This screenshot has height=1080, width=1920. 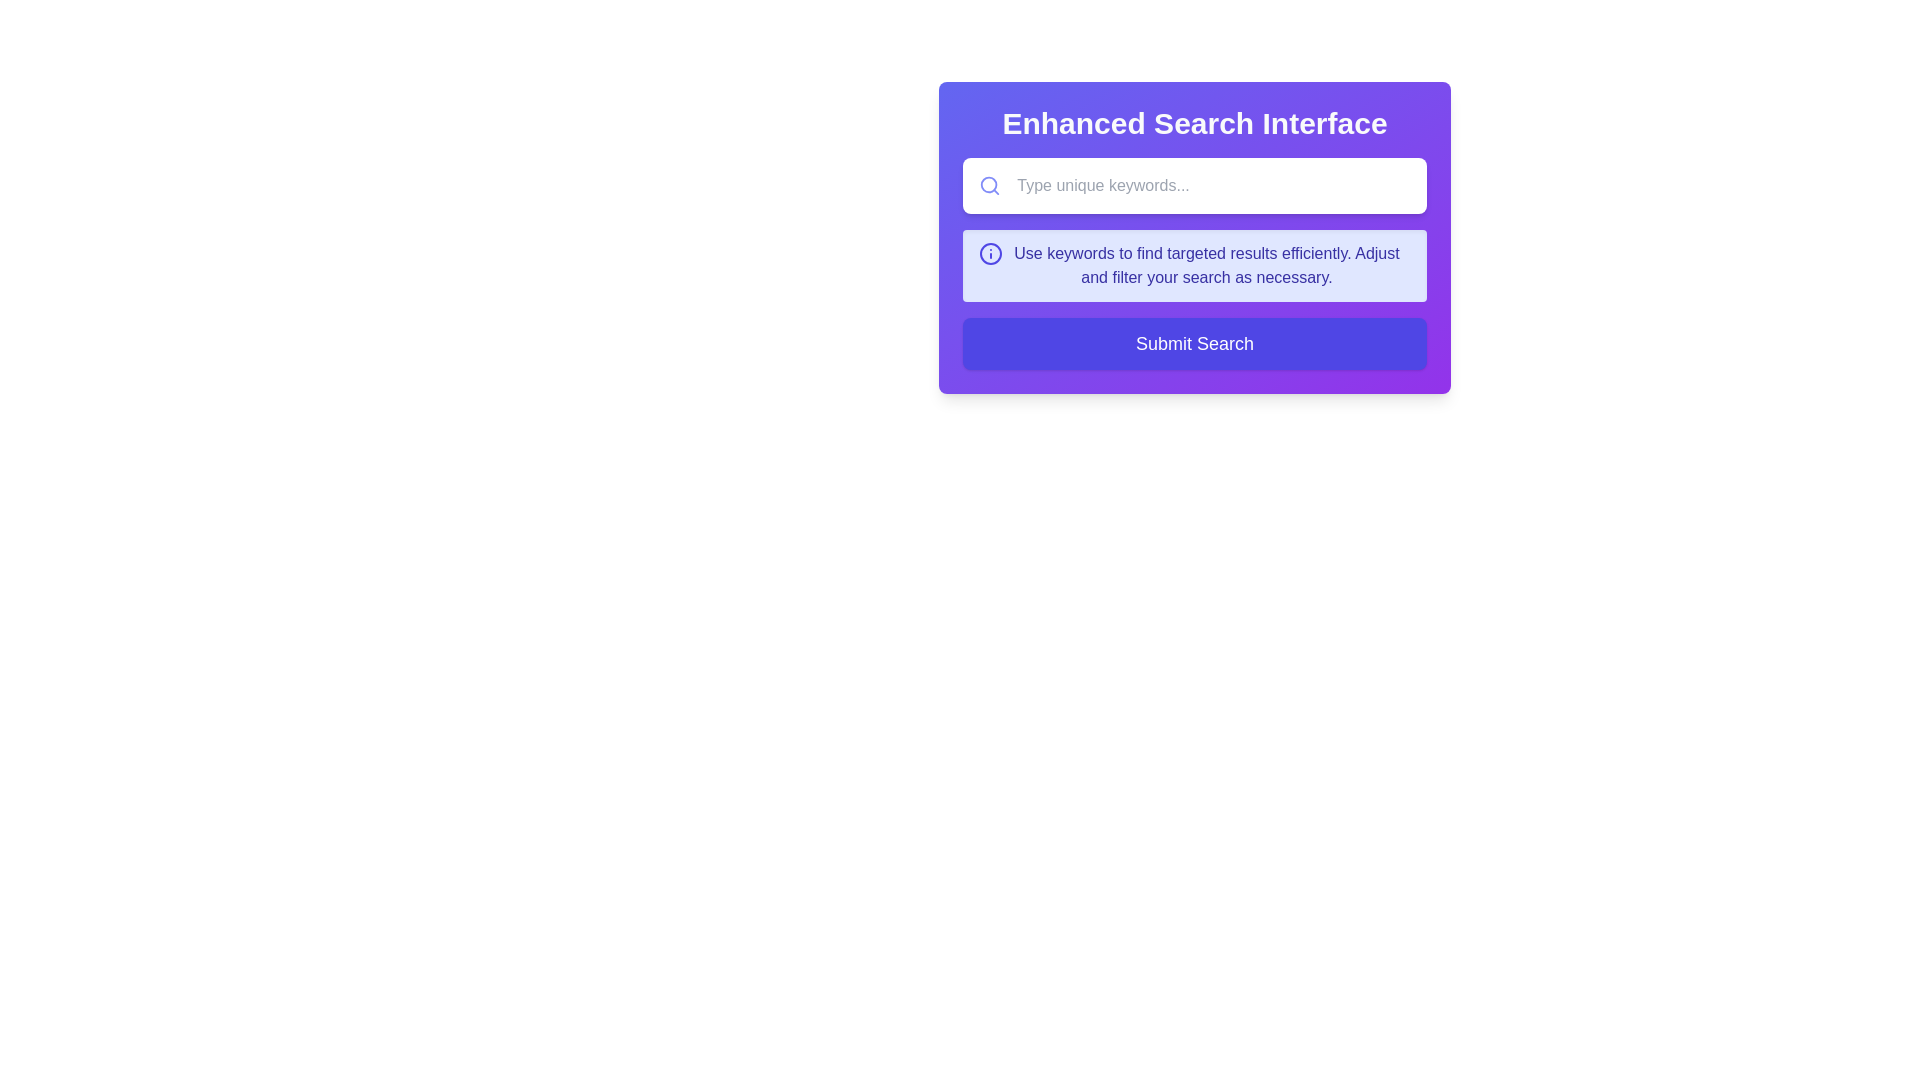 I want to click on the 'Submit Search' button, which is visually prominent with bold white text on an indigo background, located in the 'Enhanced Search Interface' section, so click(x=1195, y=342).